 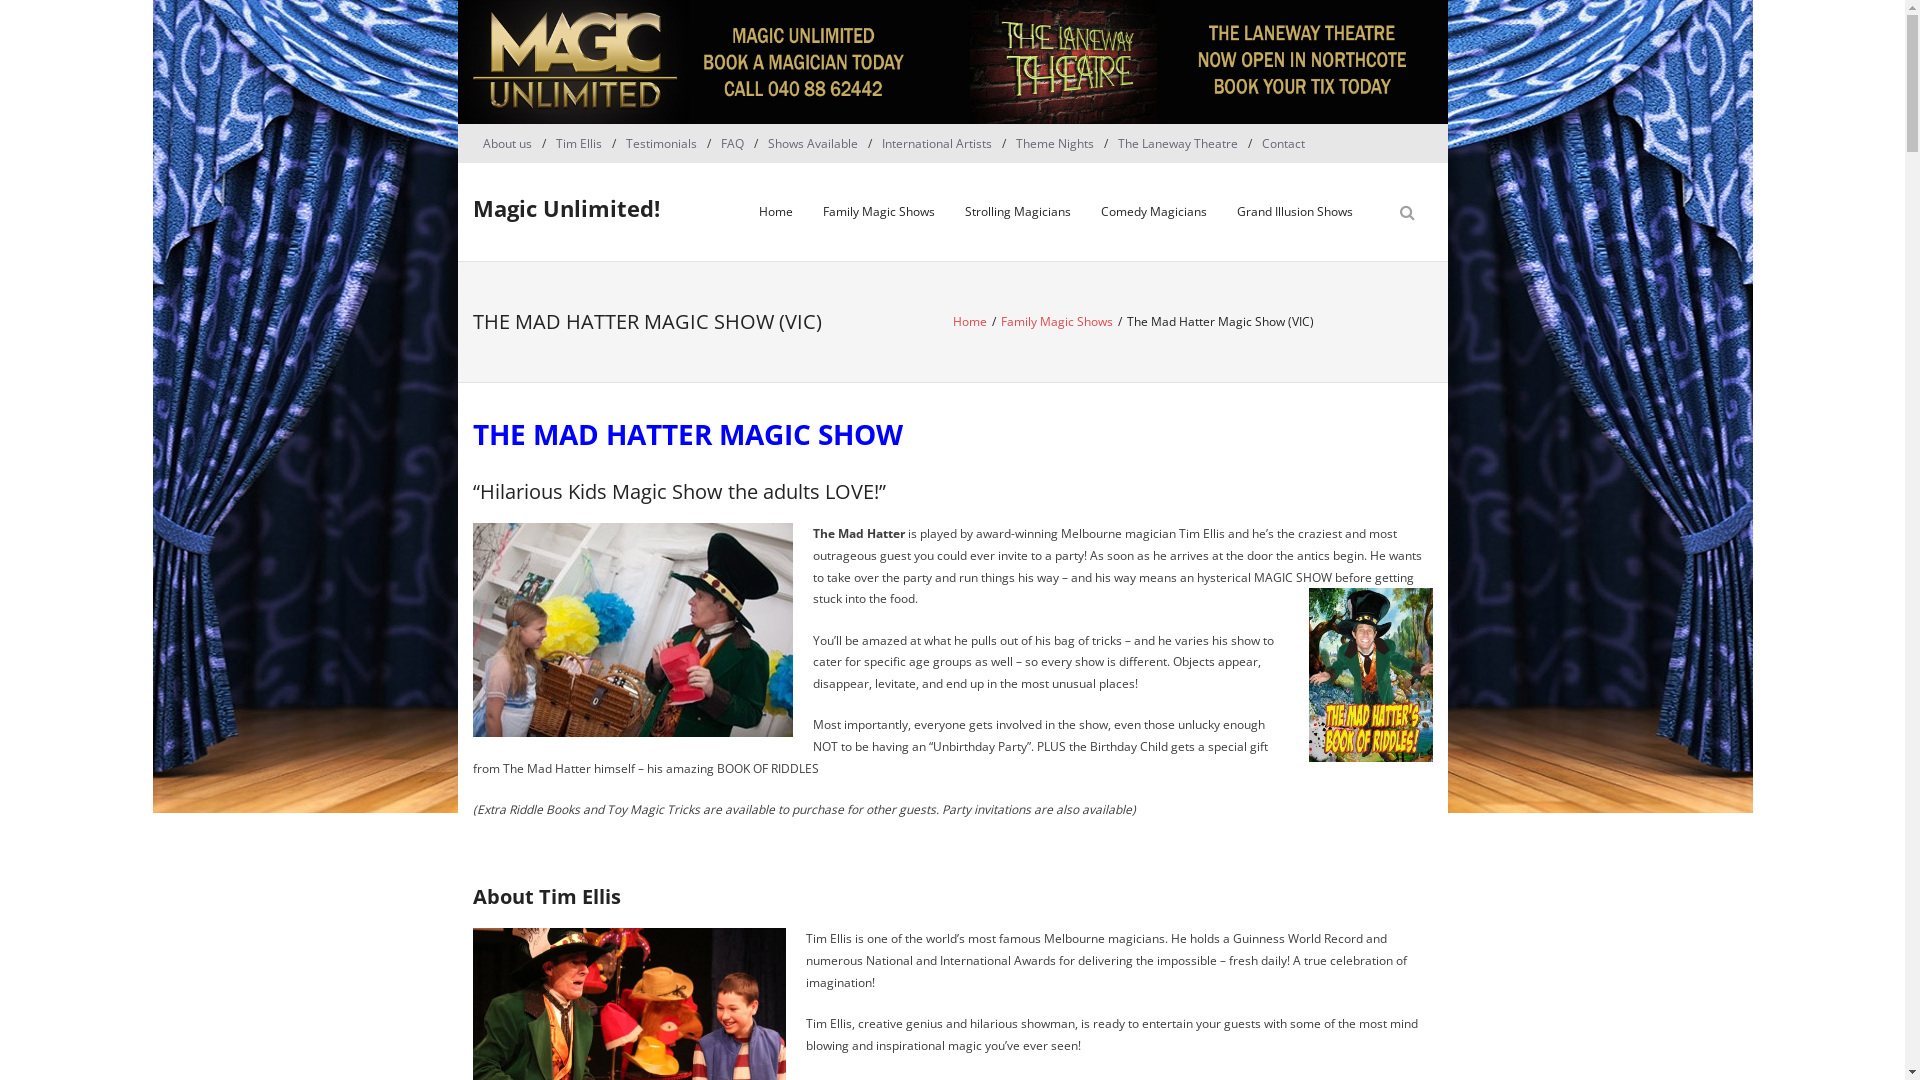 What do you see at coordinates (1295, 212) in the screenshot?
I see `'Grand Illusion Shows'` at bounding box center [1295, 212].